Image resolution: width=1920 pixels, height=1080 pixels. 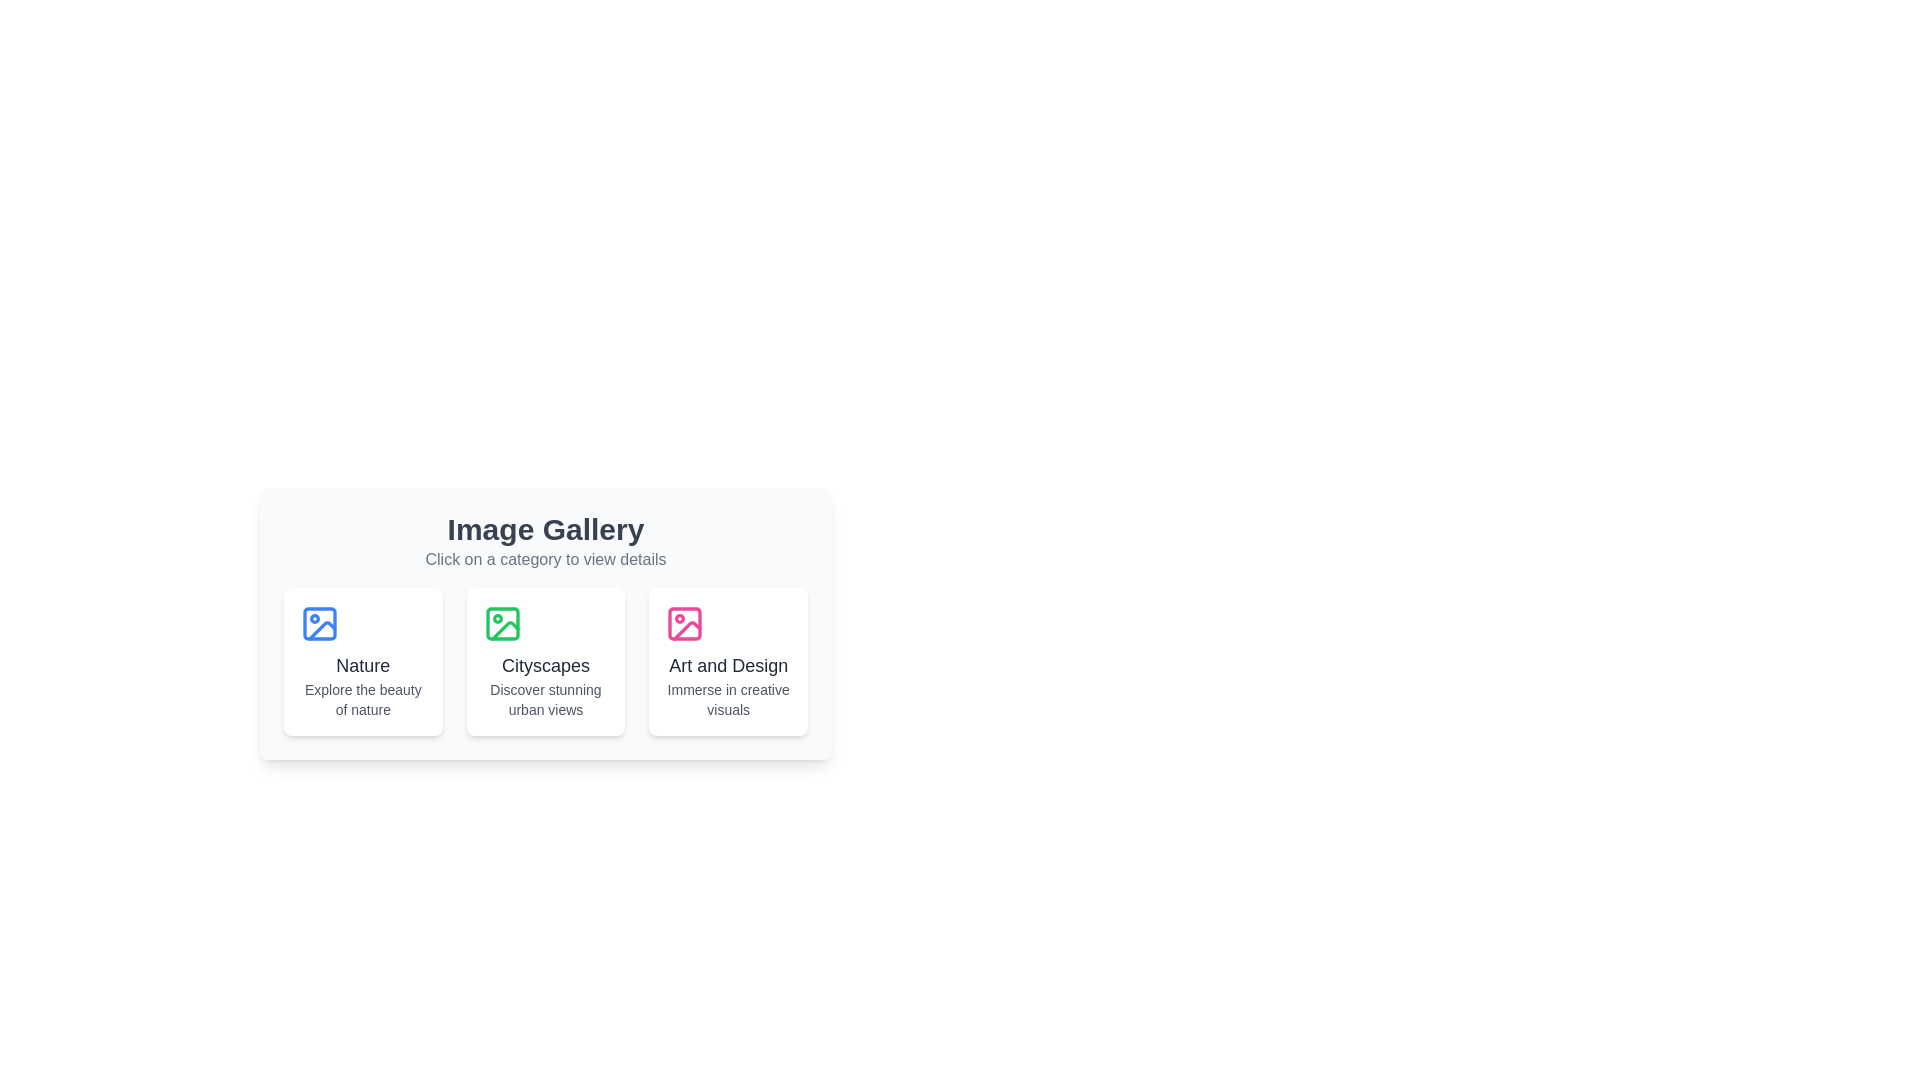 What do you see at coordinates (727, 698) in the screenshot?
I see `text 'Immerse in creative visuals' which is styled with a small font size and gray color, located below the title 'Art and Design' inside the card layout` at bounding box center [727, 698].